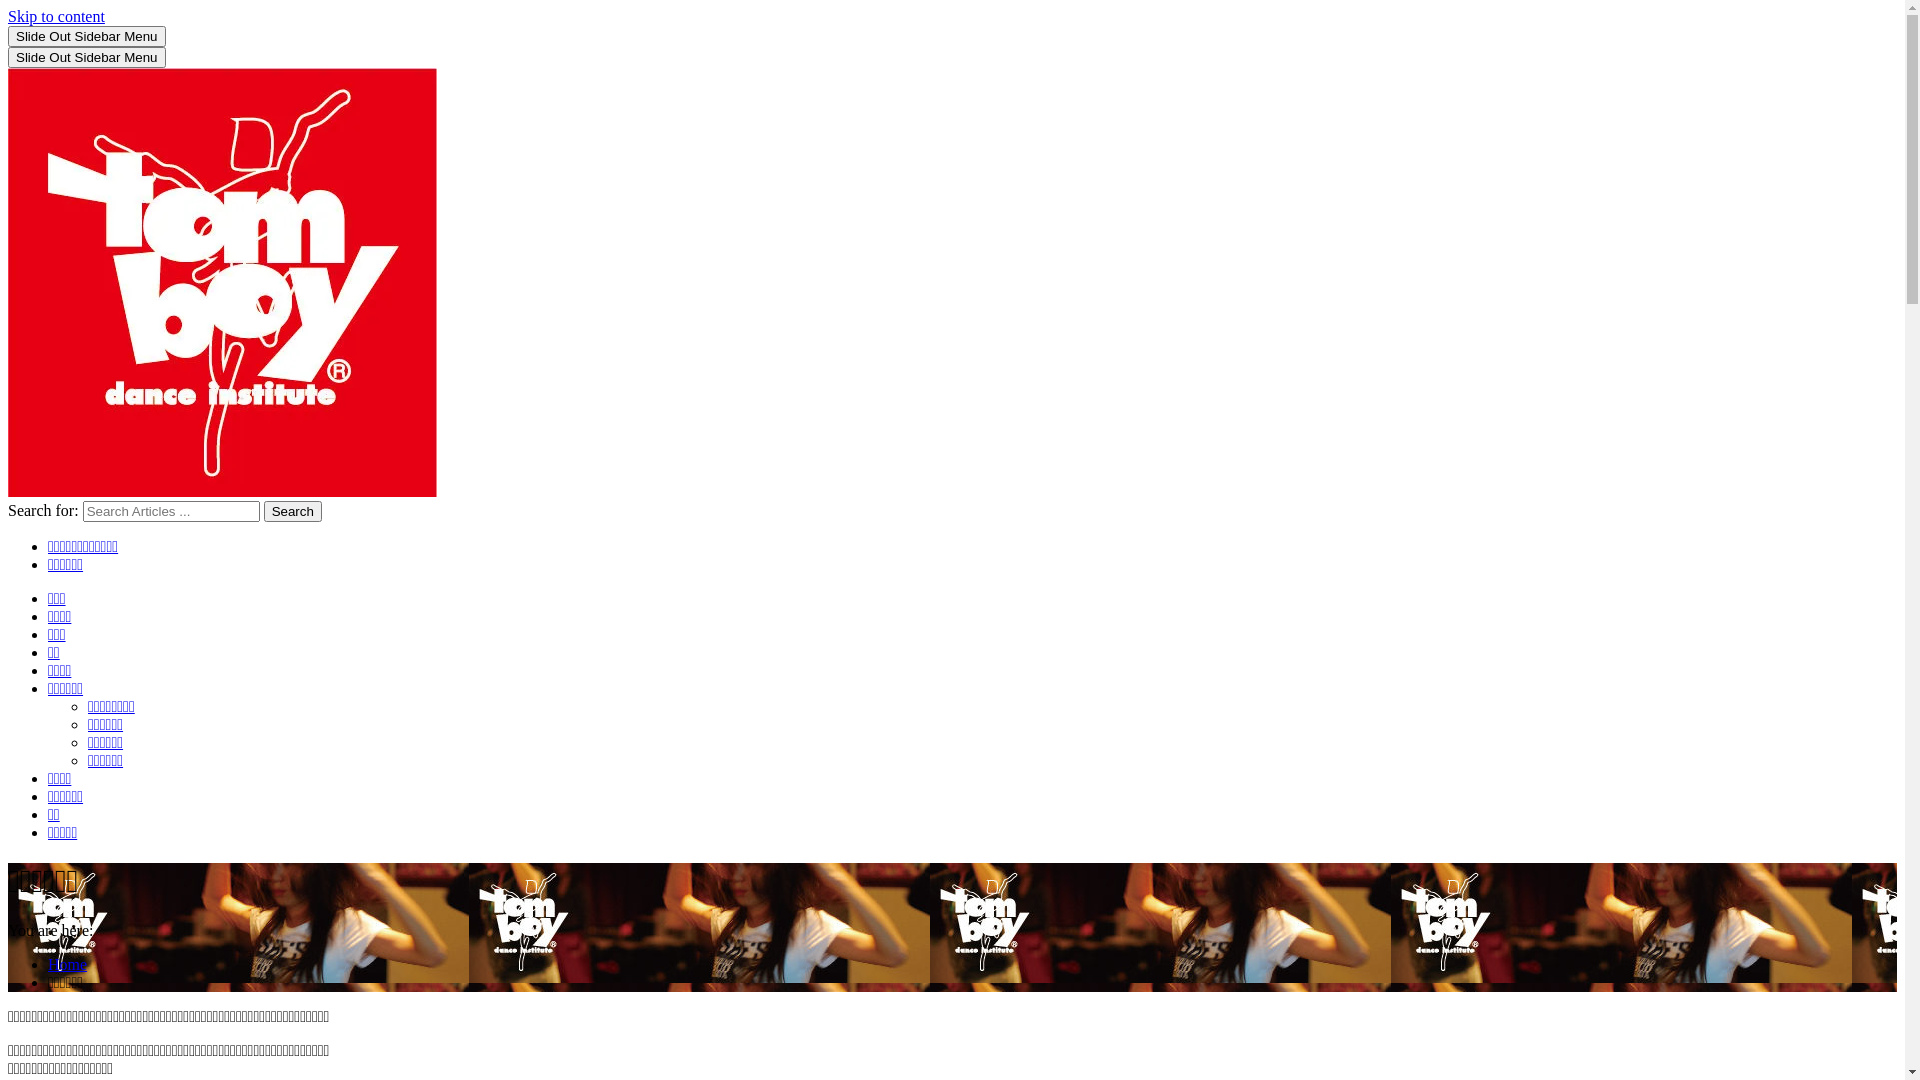 The image size is (1920, 1080). Describe the element at coordinates (56, 16) in the screenshot. I see `'Skip to content'` at that location.